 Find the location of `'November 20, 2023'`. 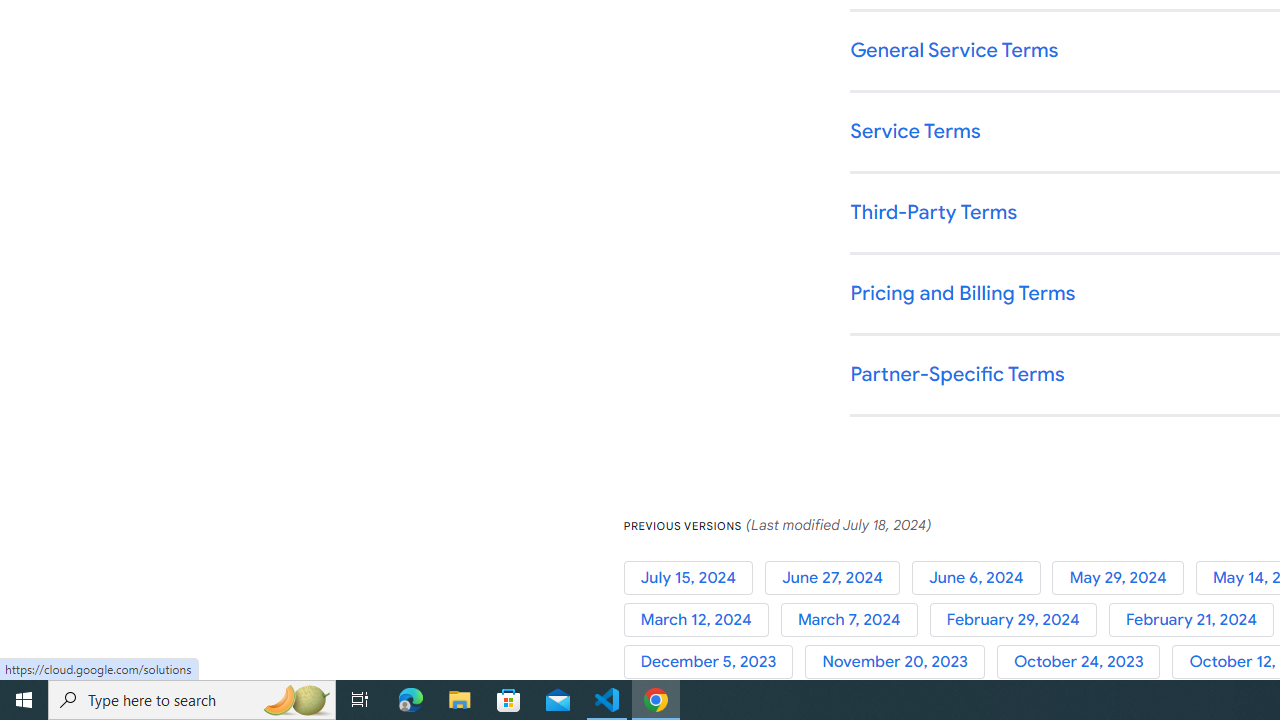

'November 20, 2023' is located at coordinates (900, 662).